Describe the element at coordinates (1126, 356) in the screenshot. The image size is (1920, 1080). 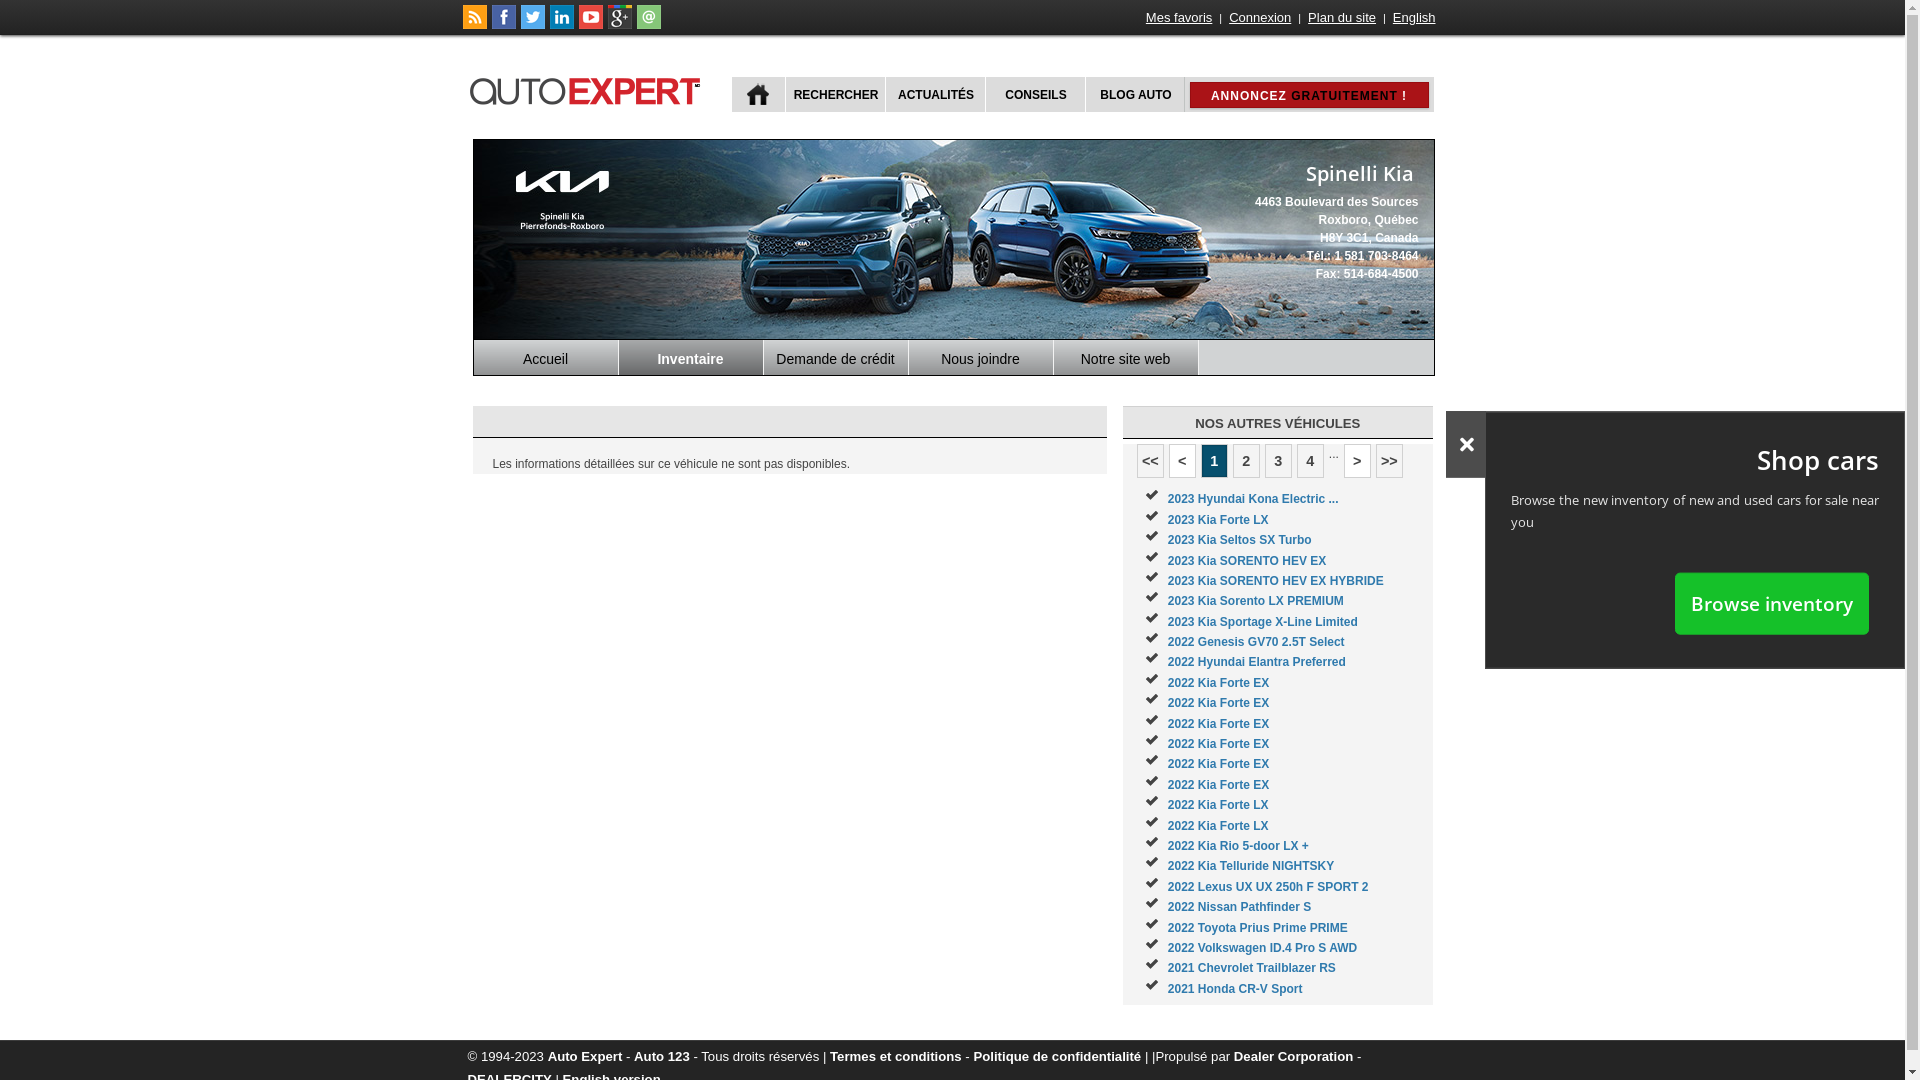
I see `'Notre site web'` at that location.